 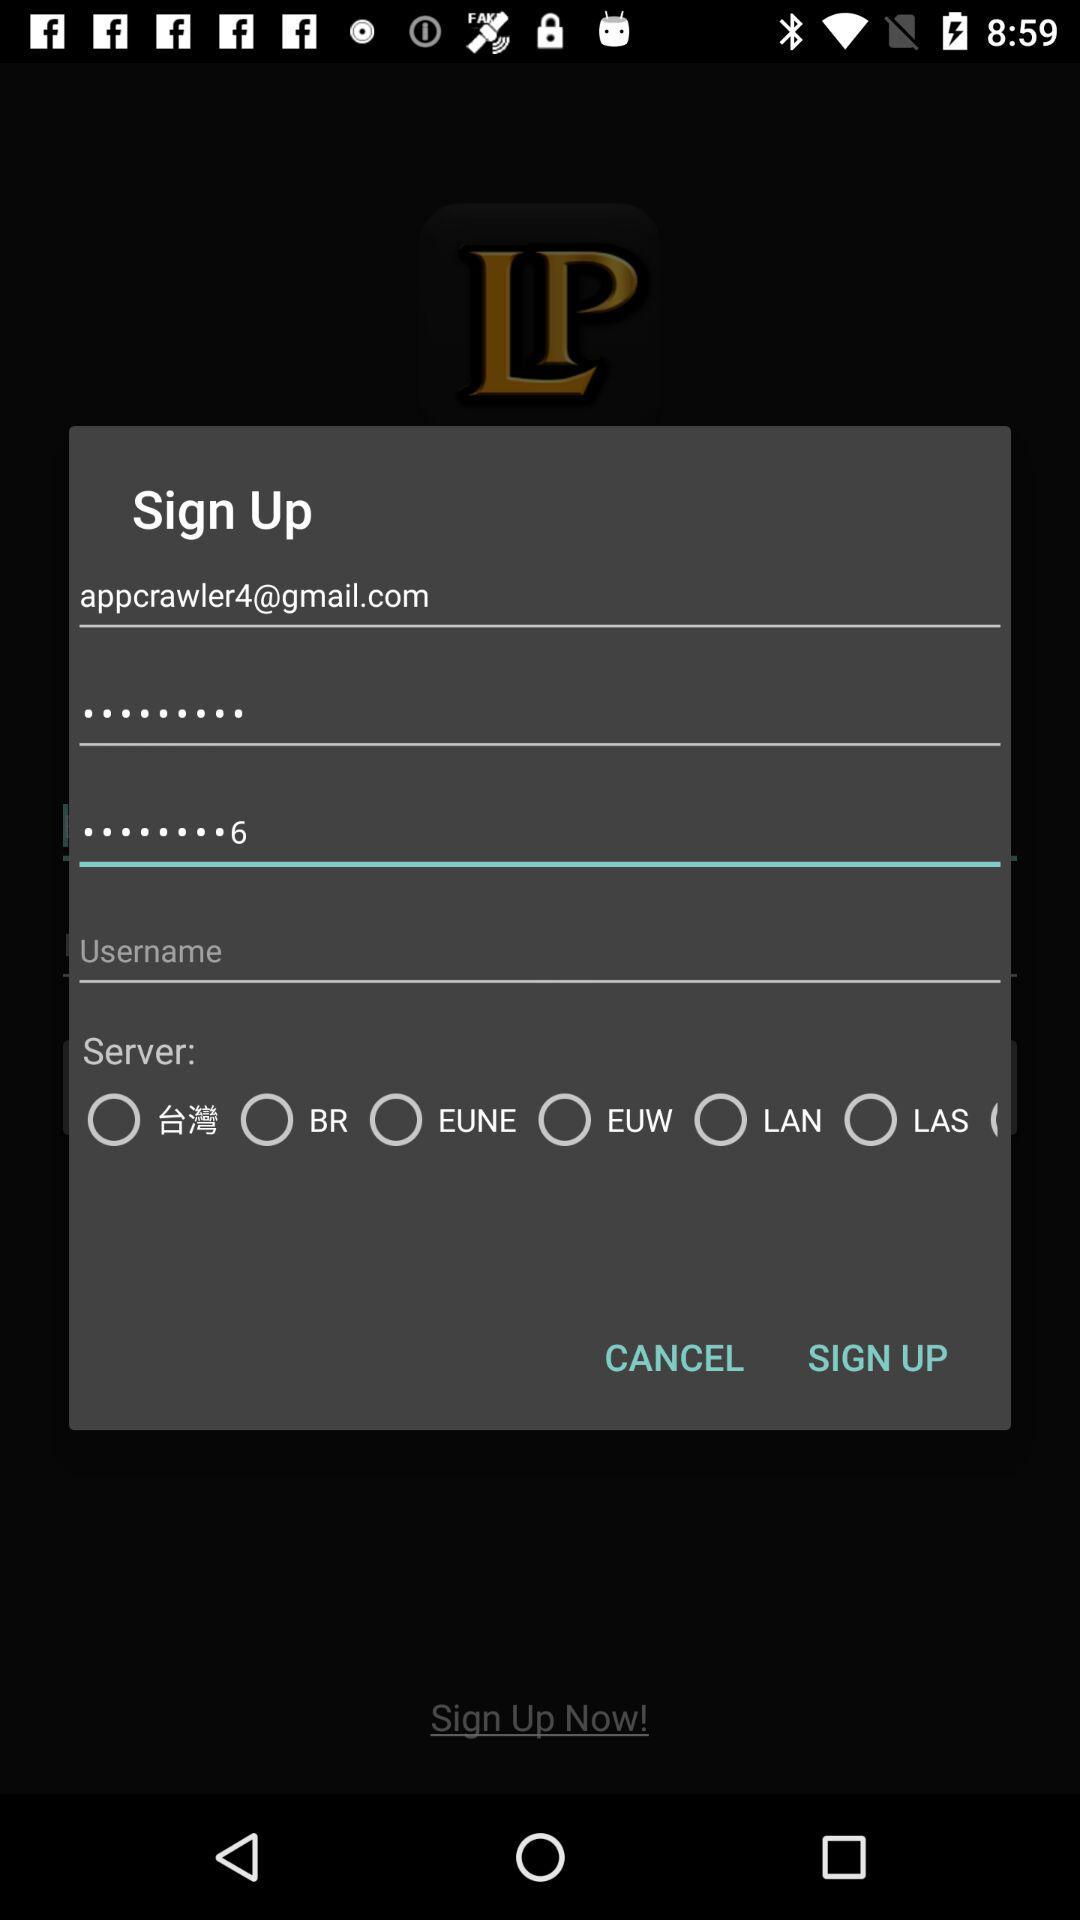 I want to click on name, so click(x=540, y=949).